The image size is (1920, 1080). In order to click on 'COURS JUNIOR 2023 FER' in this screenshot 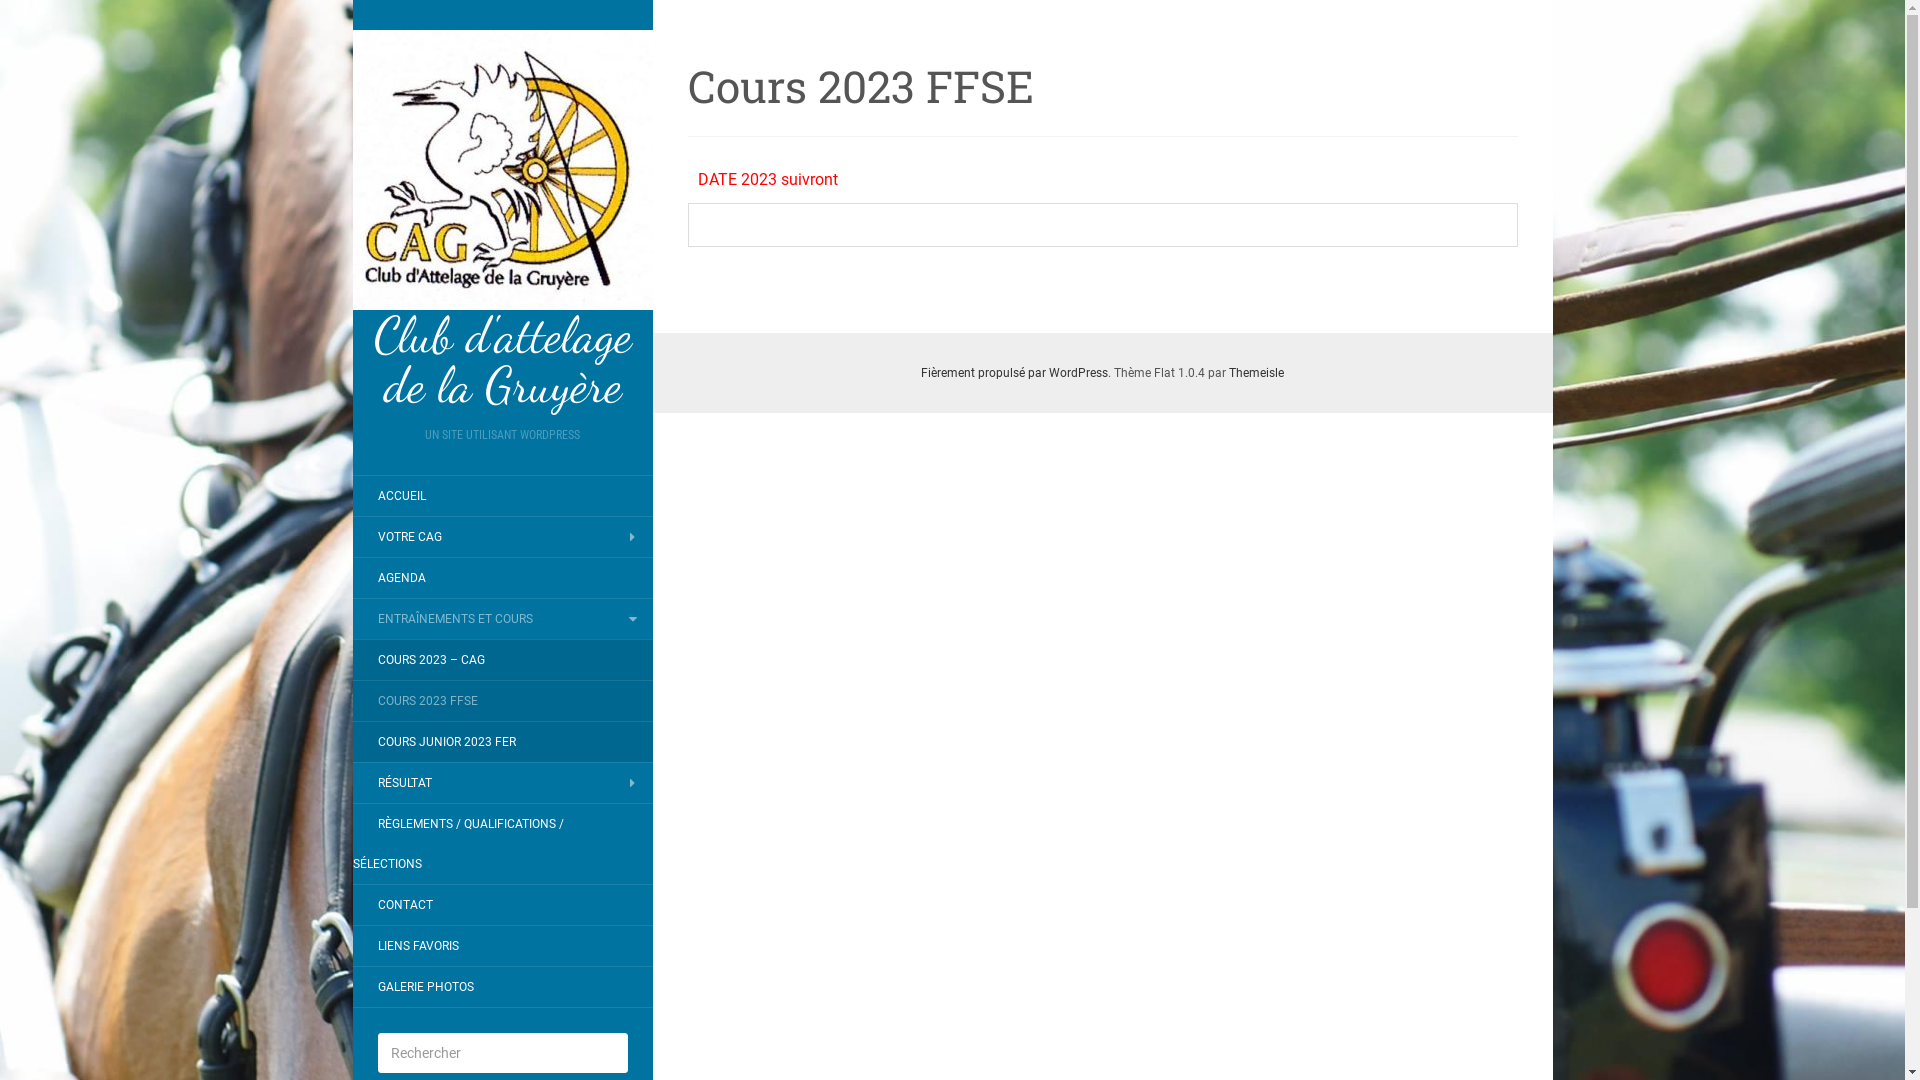, I will do `click(351, 741)`.